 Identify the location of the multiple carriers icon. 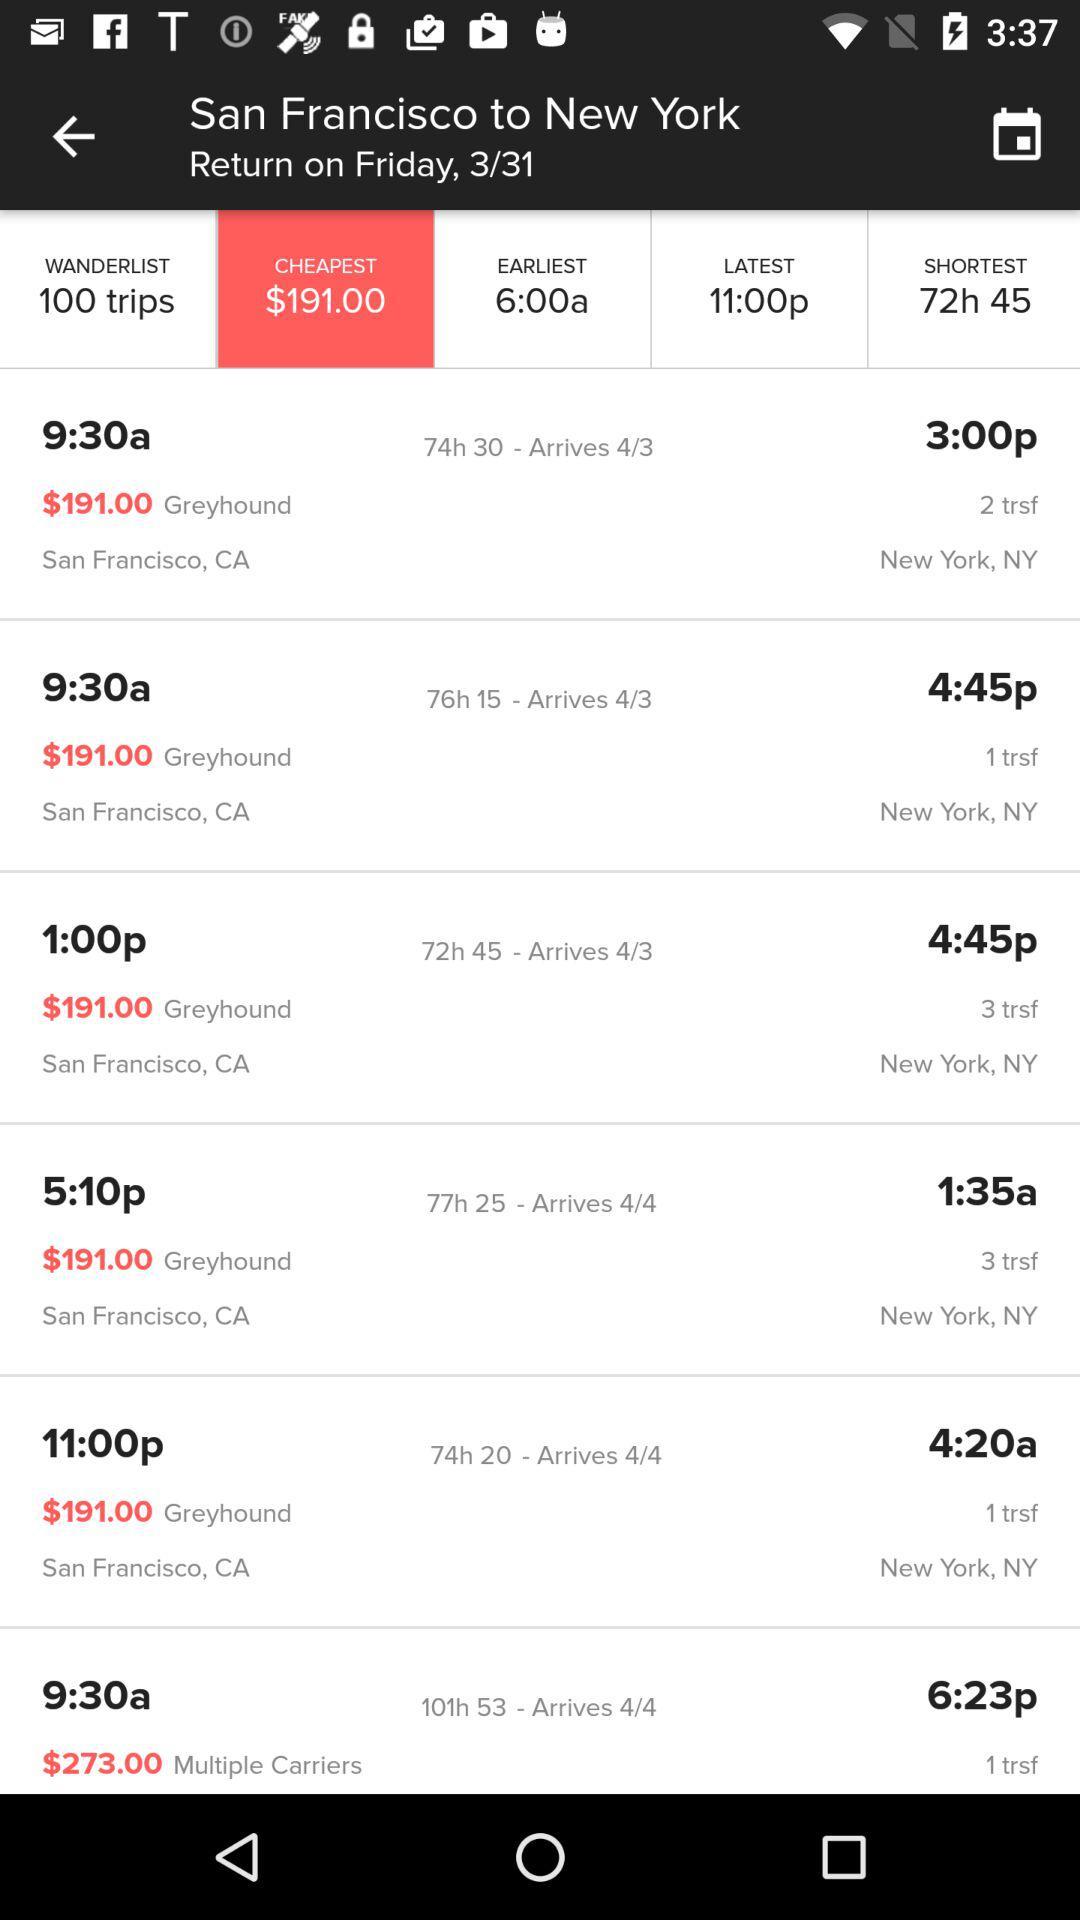
(261, 1765).